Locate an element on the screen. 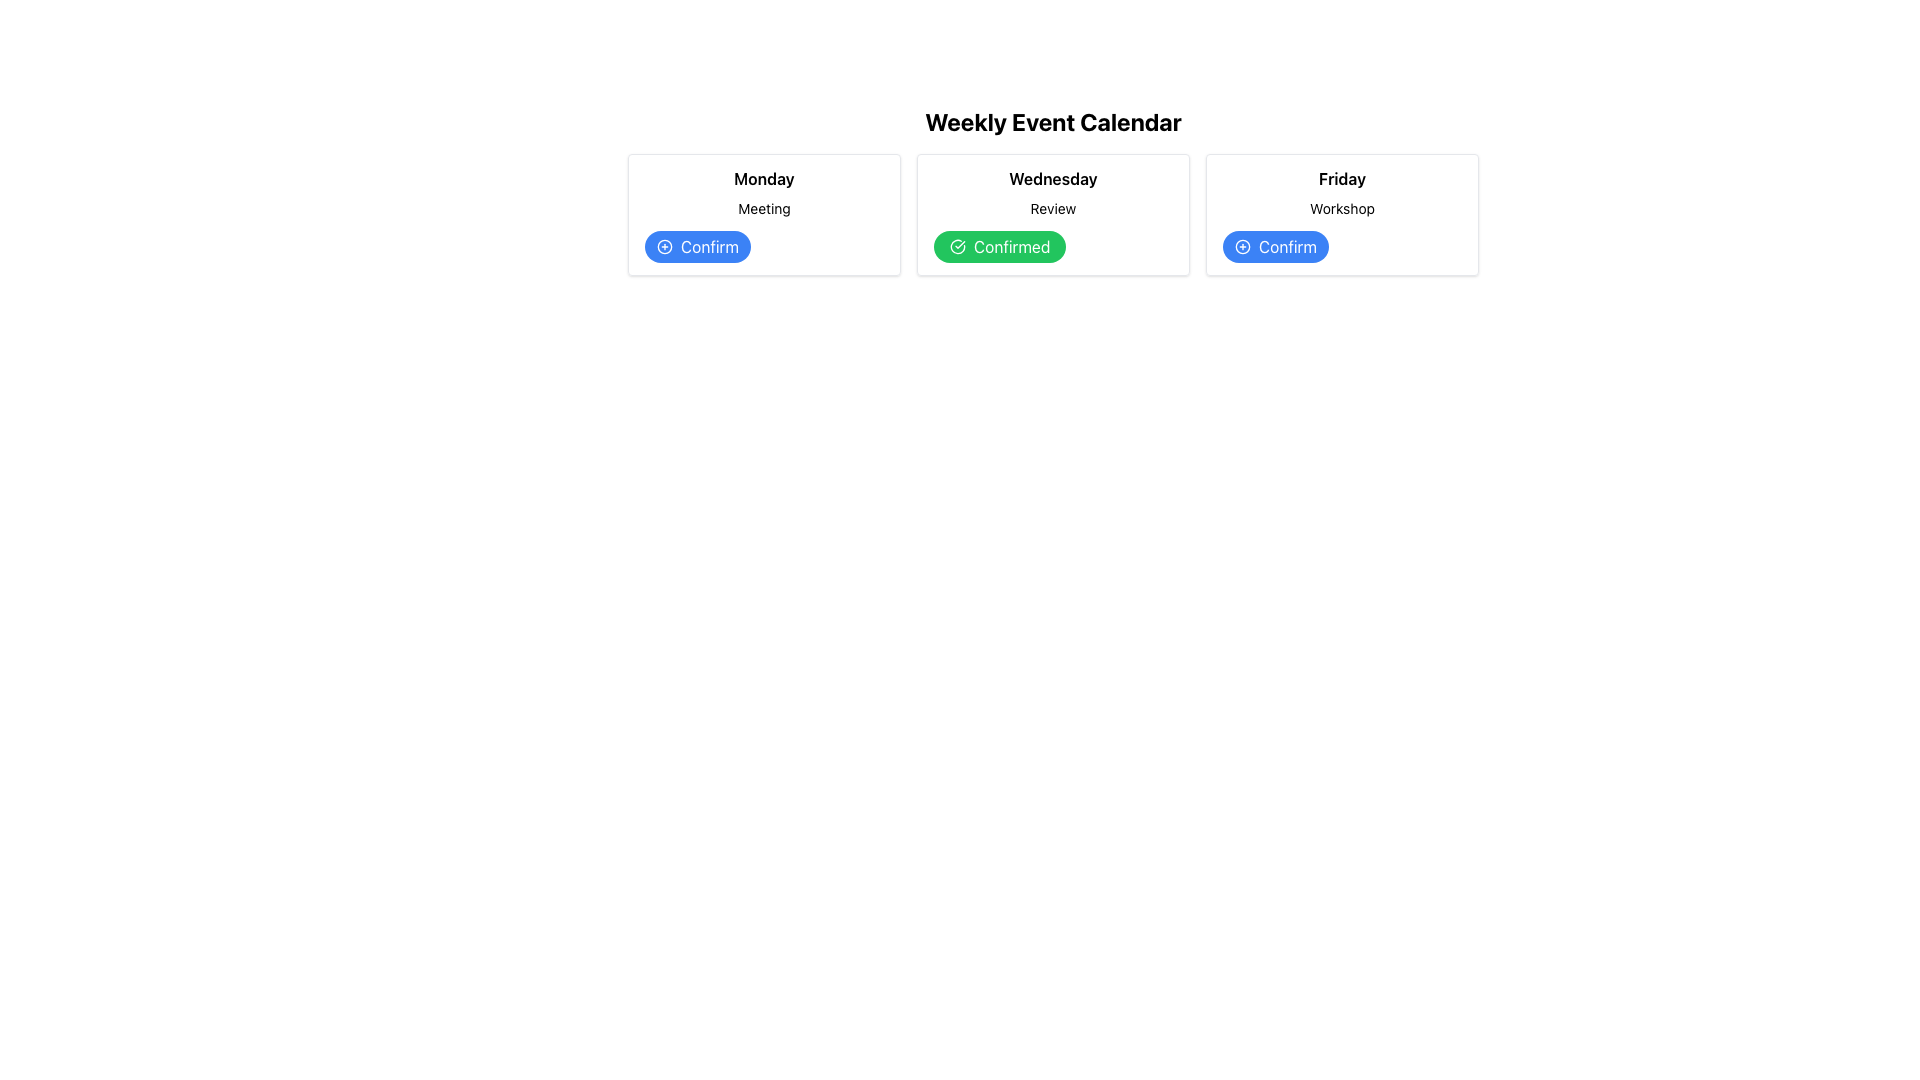 The image size is (1920, 1080). the icon located on the left side of the 'Confirm' button in the 'Friday' card of the 'Weekly Event Calendar' interface is located at coordinates (1242, 245).